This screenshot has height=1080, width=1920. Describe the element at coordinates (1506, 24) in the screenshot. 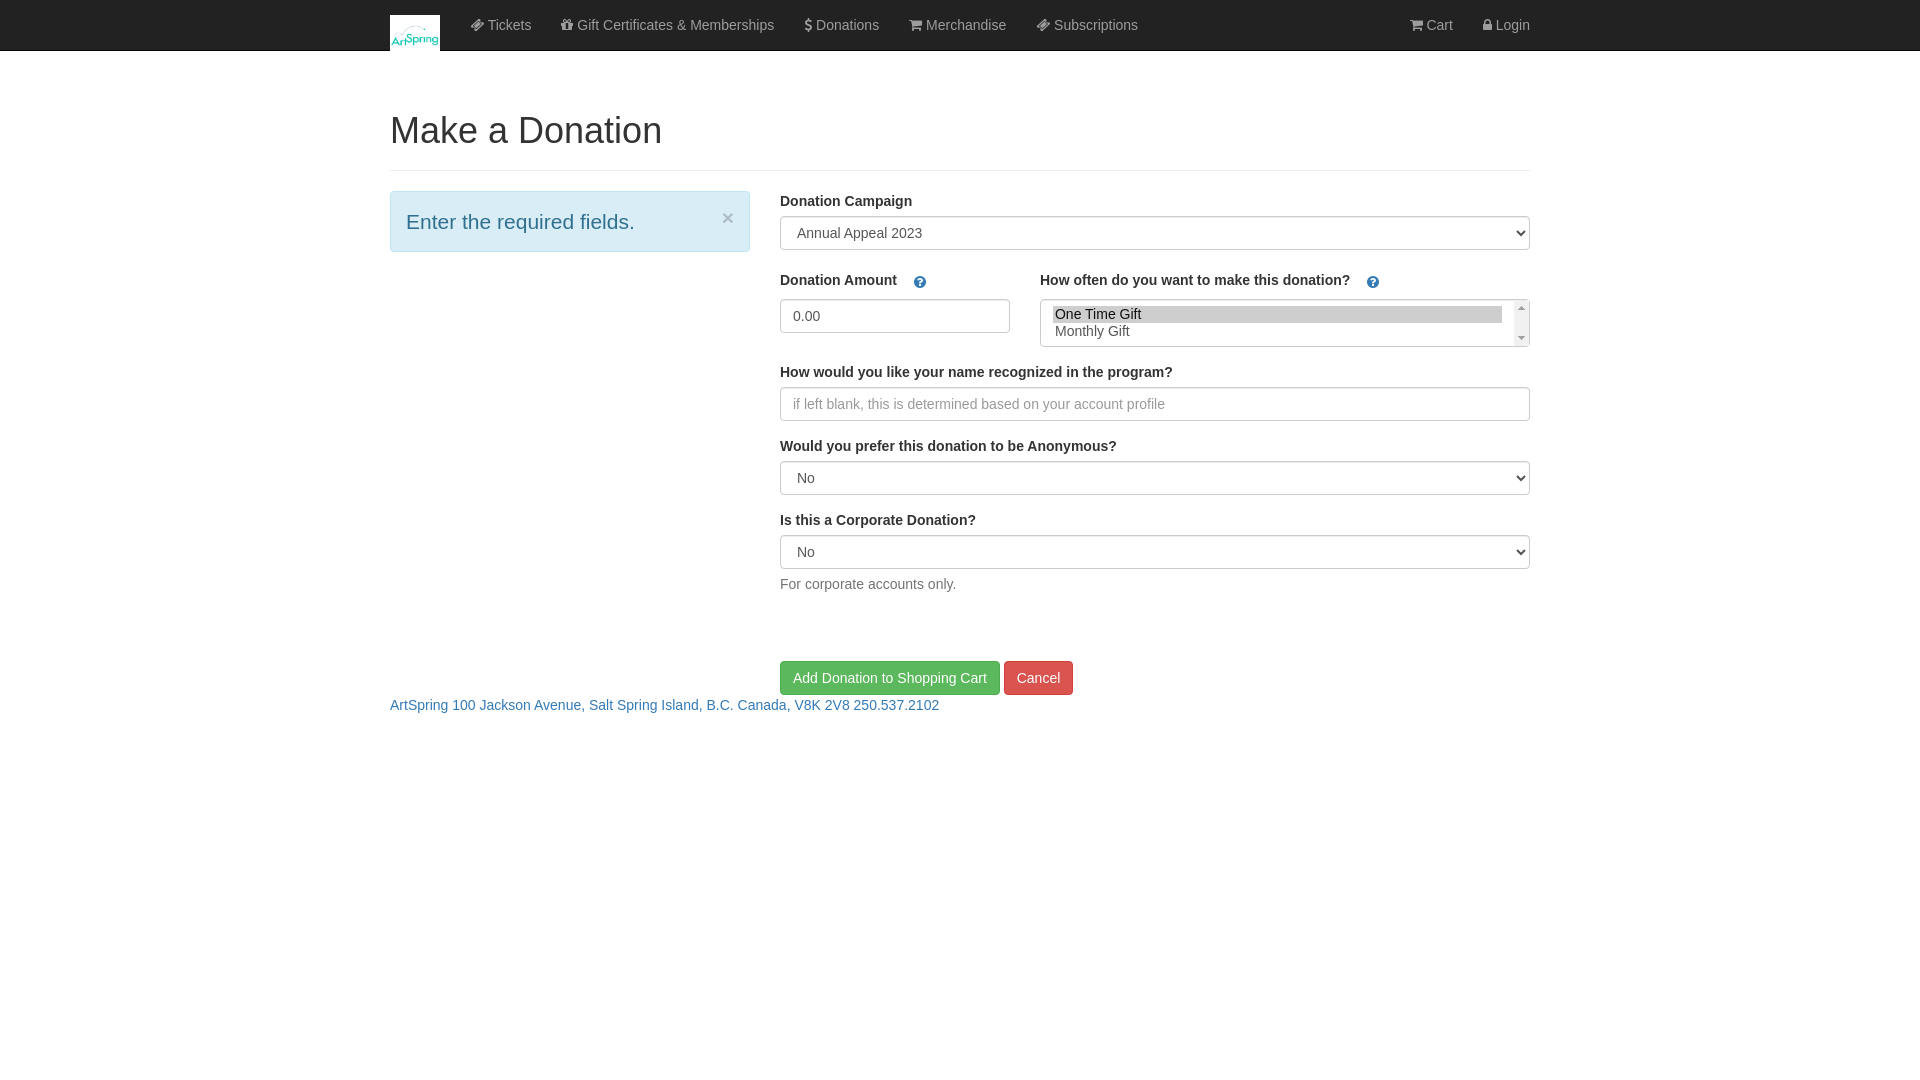

I see `'Login'` at that location.